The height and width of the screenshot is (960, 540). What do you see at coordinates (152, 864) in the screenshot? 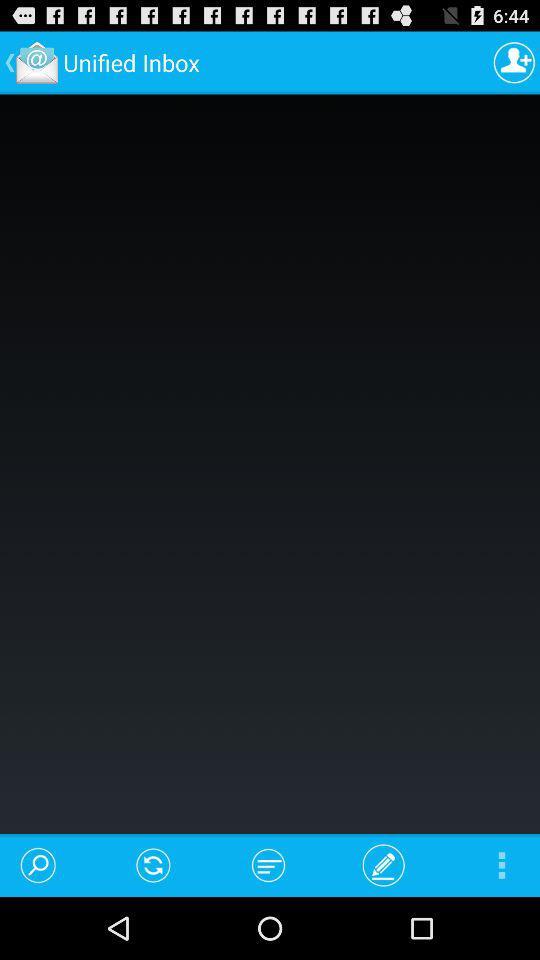
I see `the icon below the unified inbox item` at bounding box center [152, 864].